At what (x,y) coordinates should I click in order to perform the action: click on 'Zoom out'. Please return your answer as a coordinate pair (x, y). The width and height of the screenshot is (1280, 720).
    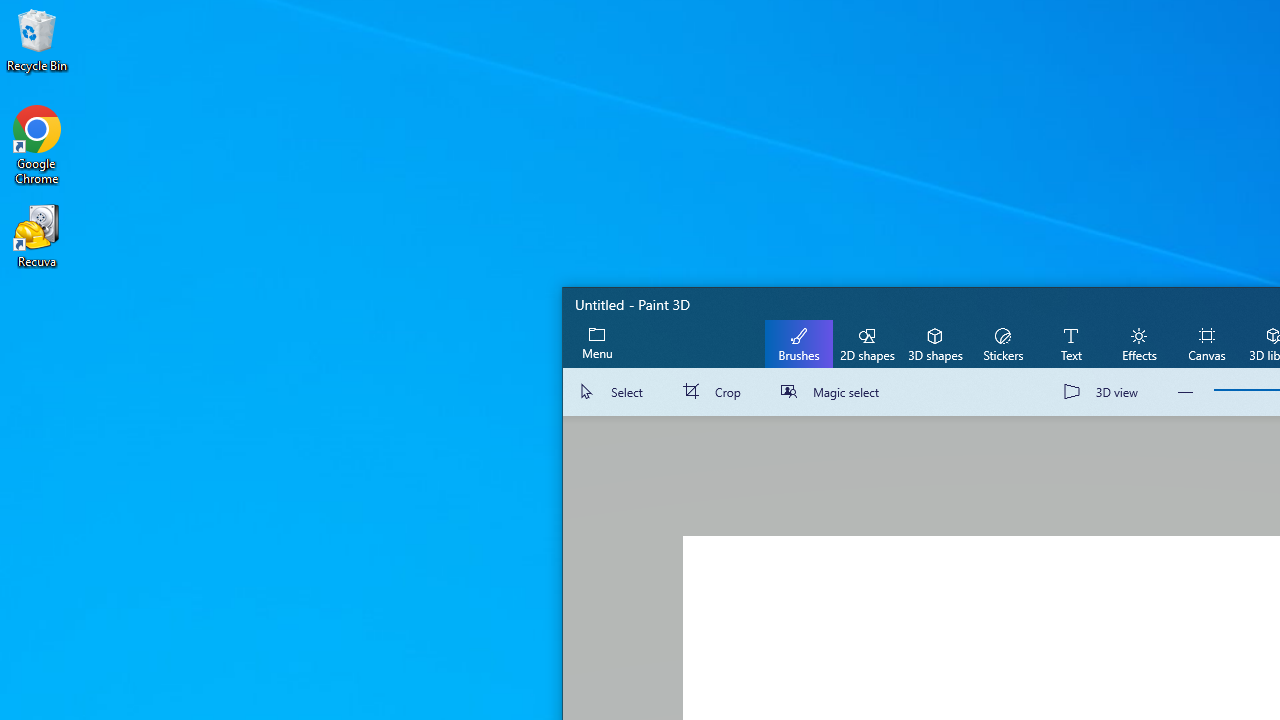
    Looking at the image, I should click on (1185, 392).